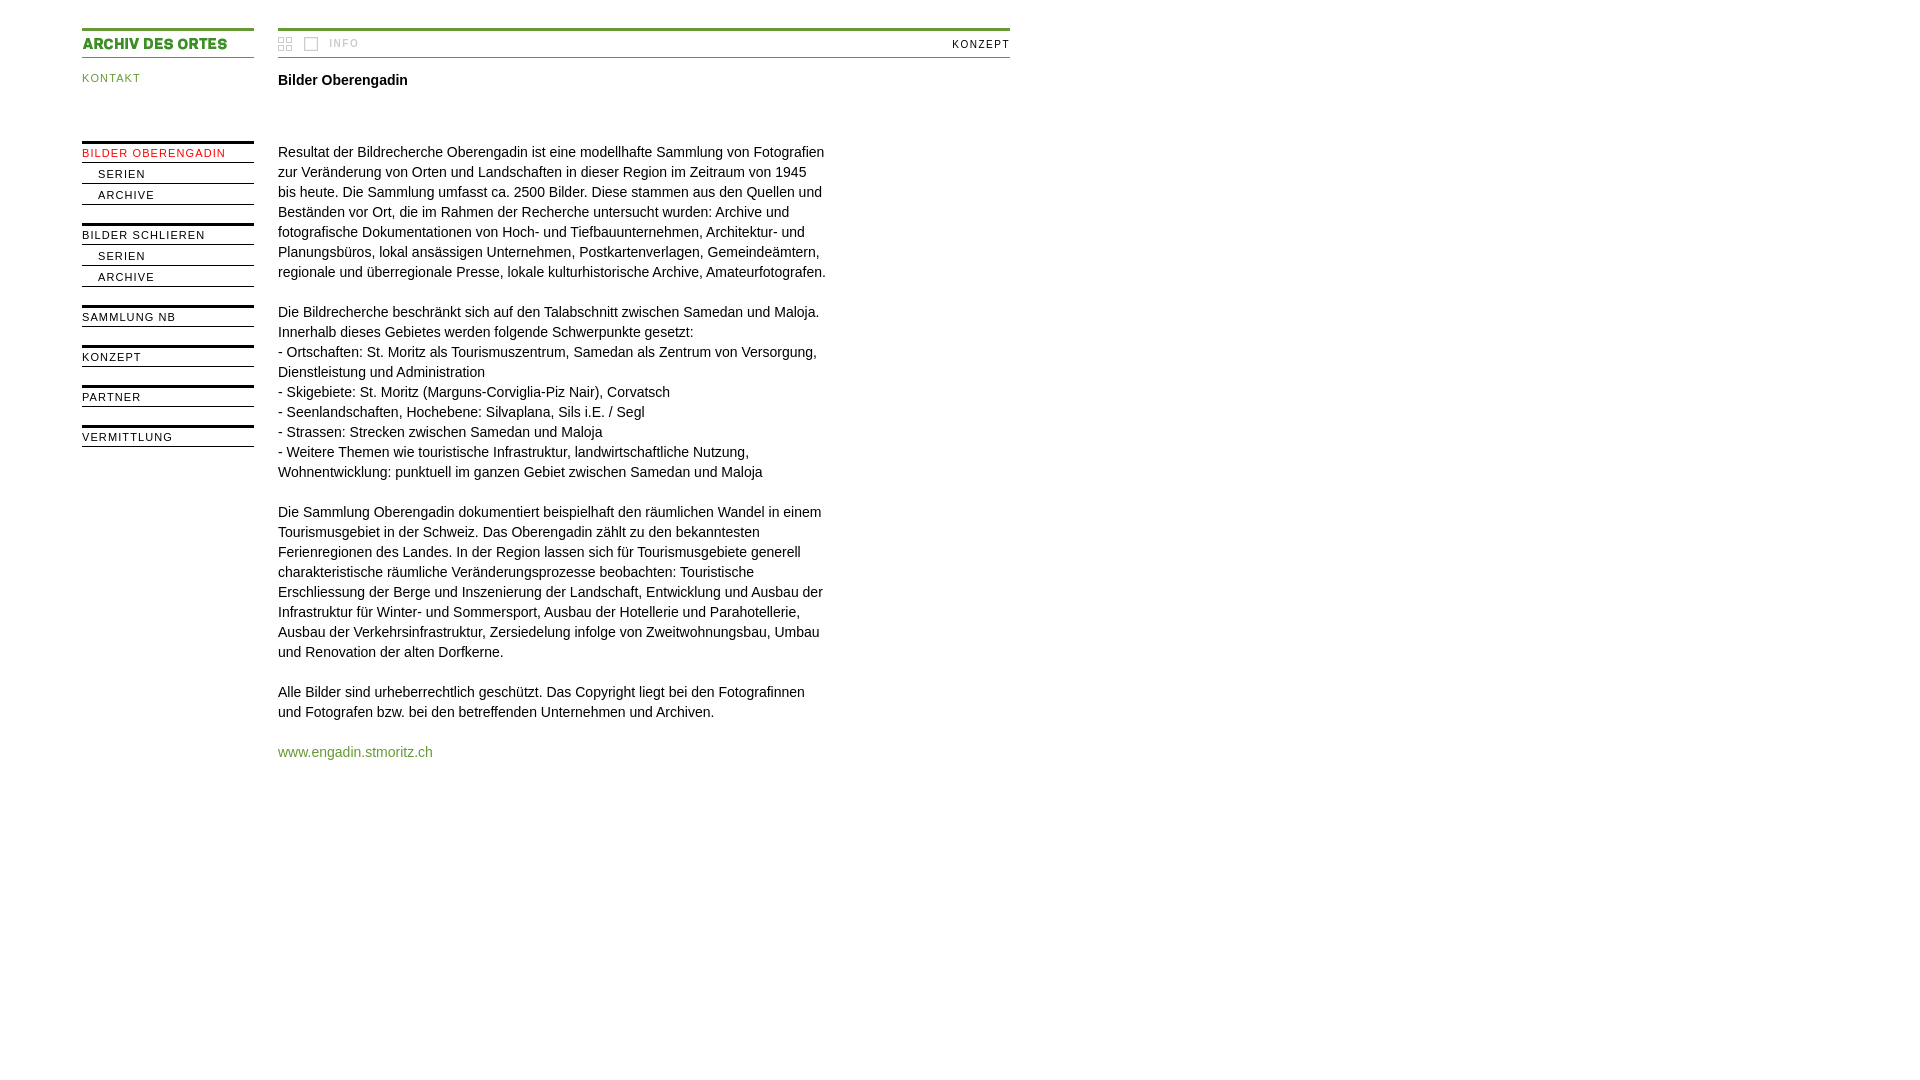 This screenshot has height=1080, width=1920. I want to click on 'BILDER SCHLIEREN', so click(142, 234).